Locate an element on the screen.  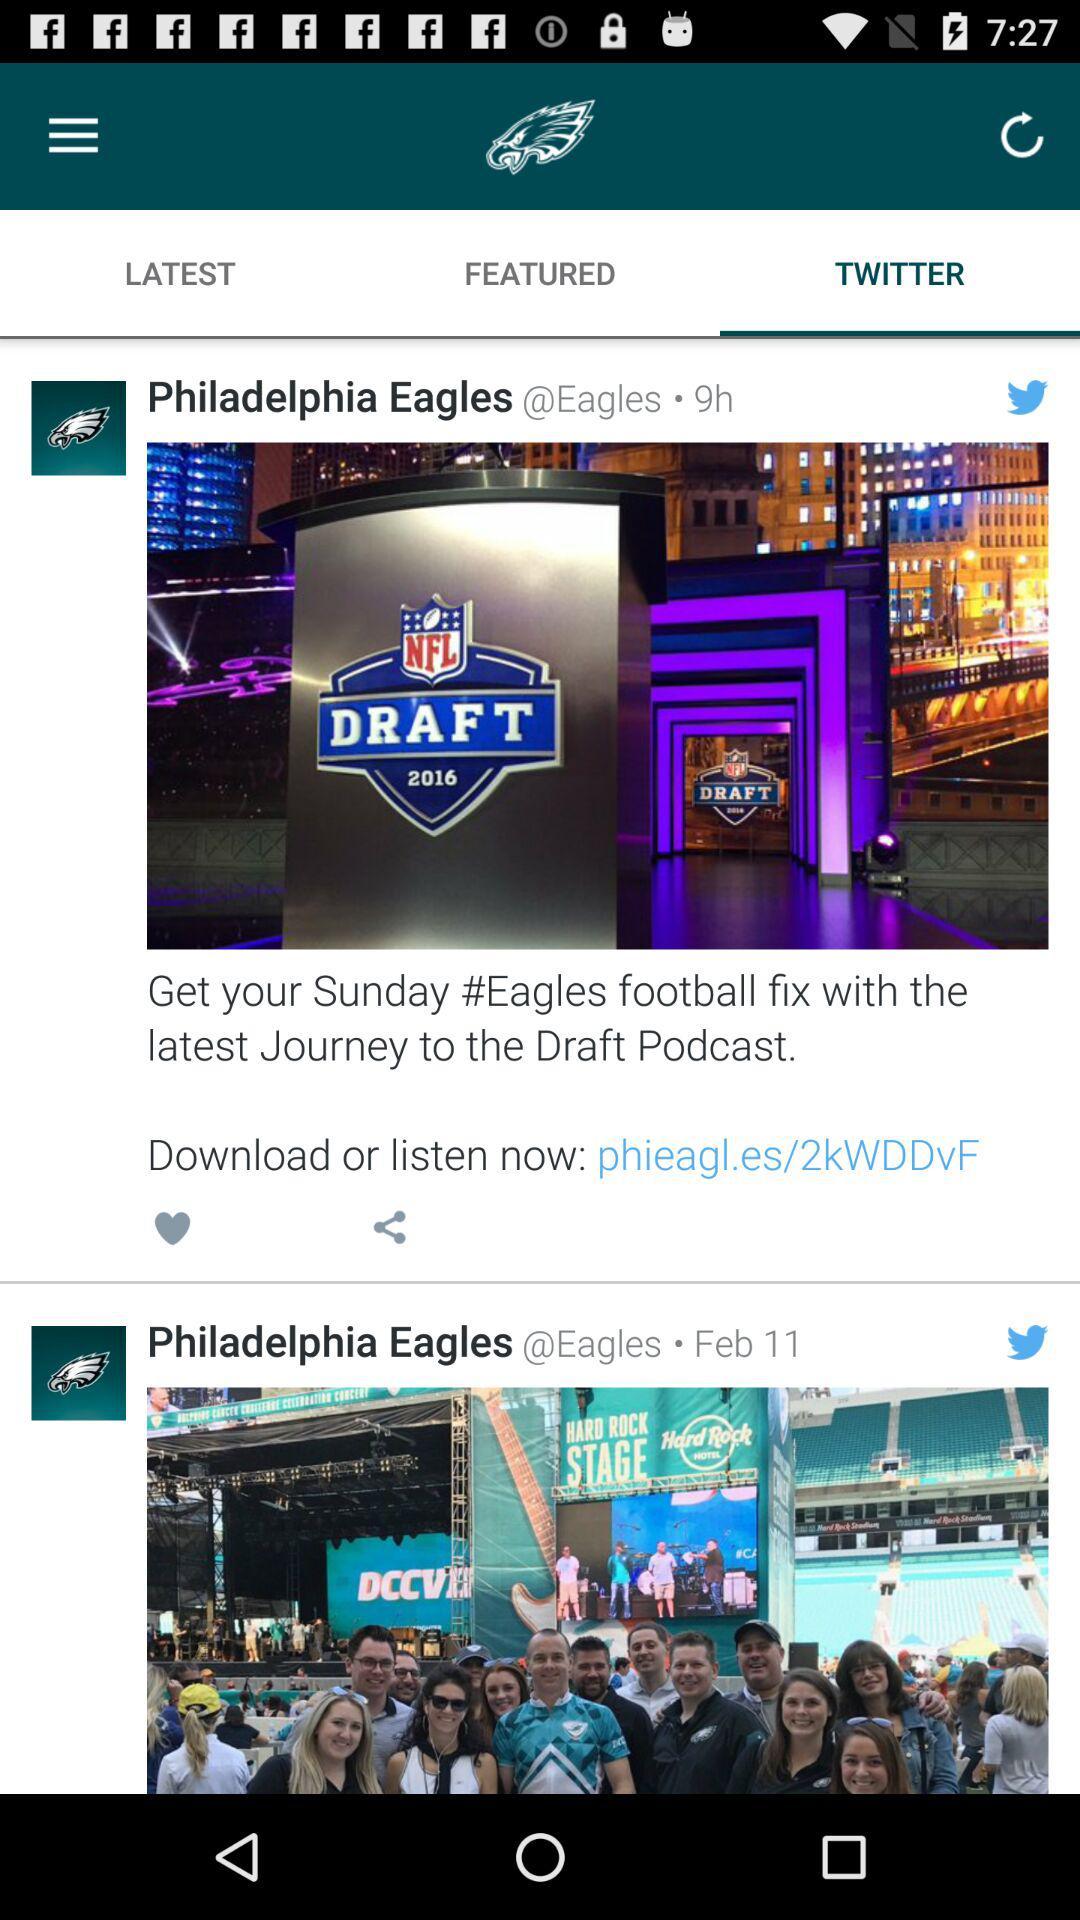
item to the right of @eagles is located at coordinates (732, 1342).